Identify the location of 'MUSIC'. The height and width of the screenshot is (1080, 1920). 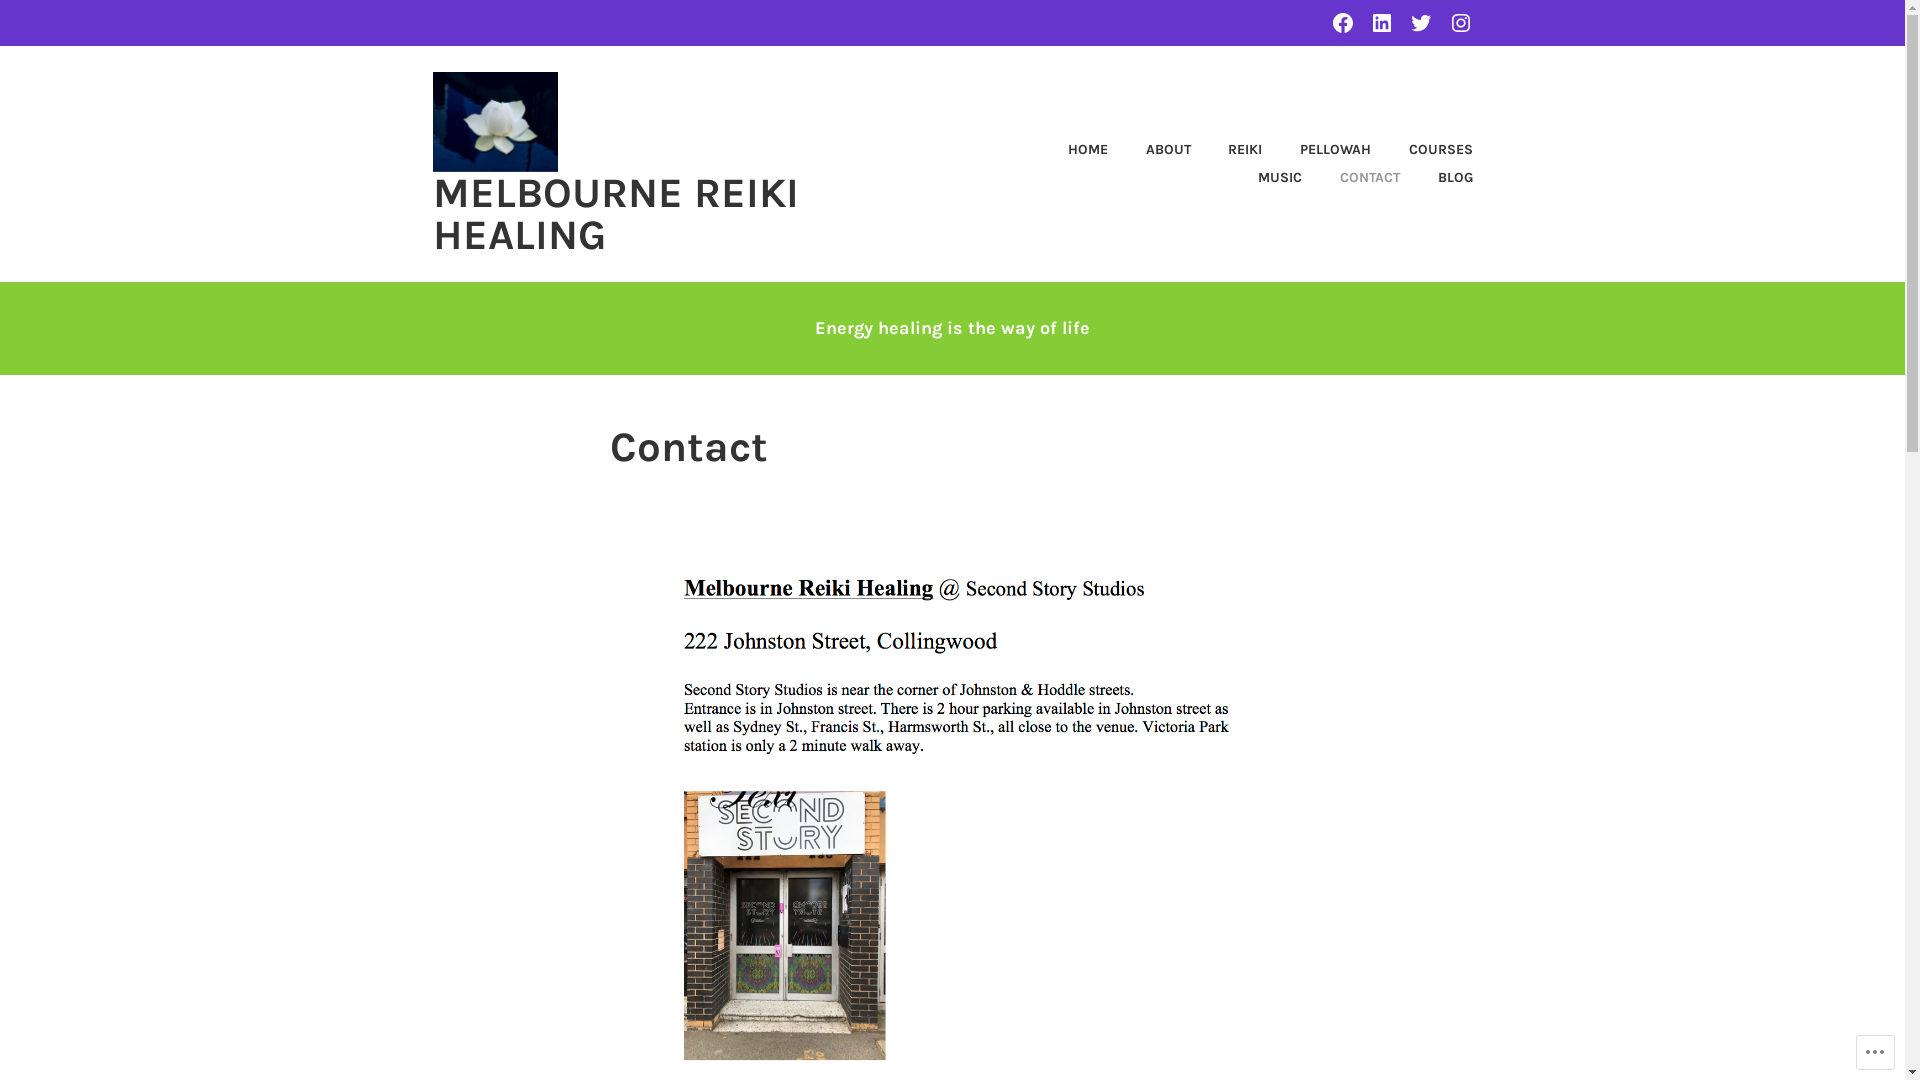
(1262, 176).